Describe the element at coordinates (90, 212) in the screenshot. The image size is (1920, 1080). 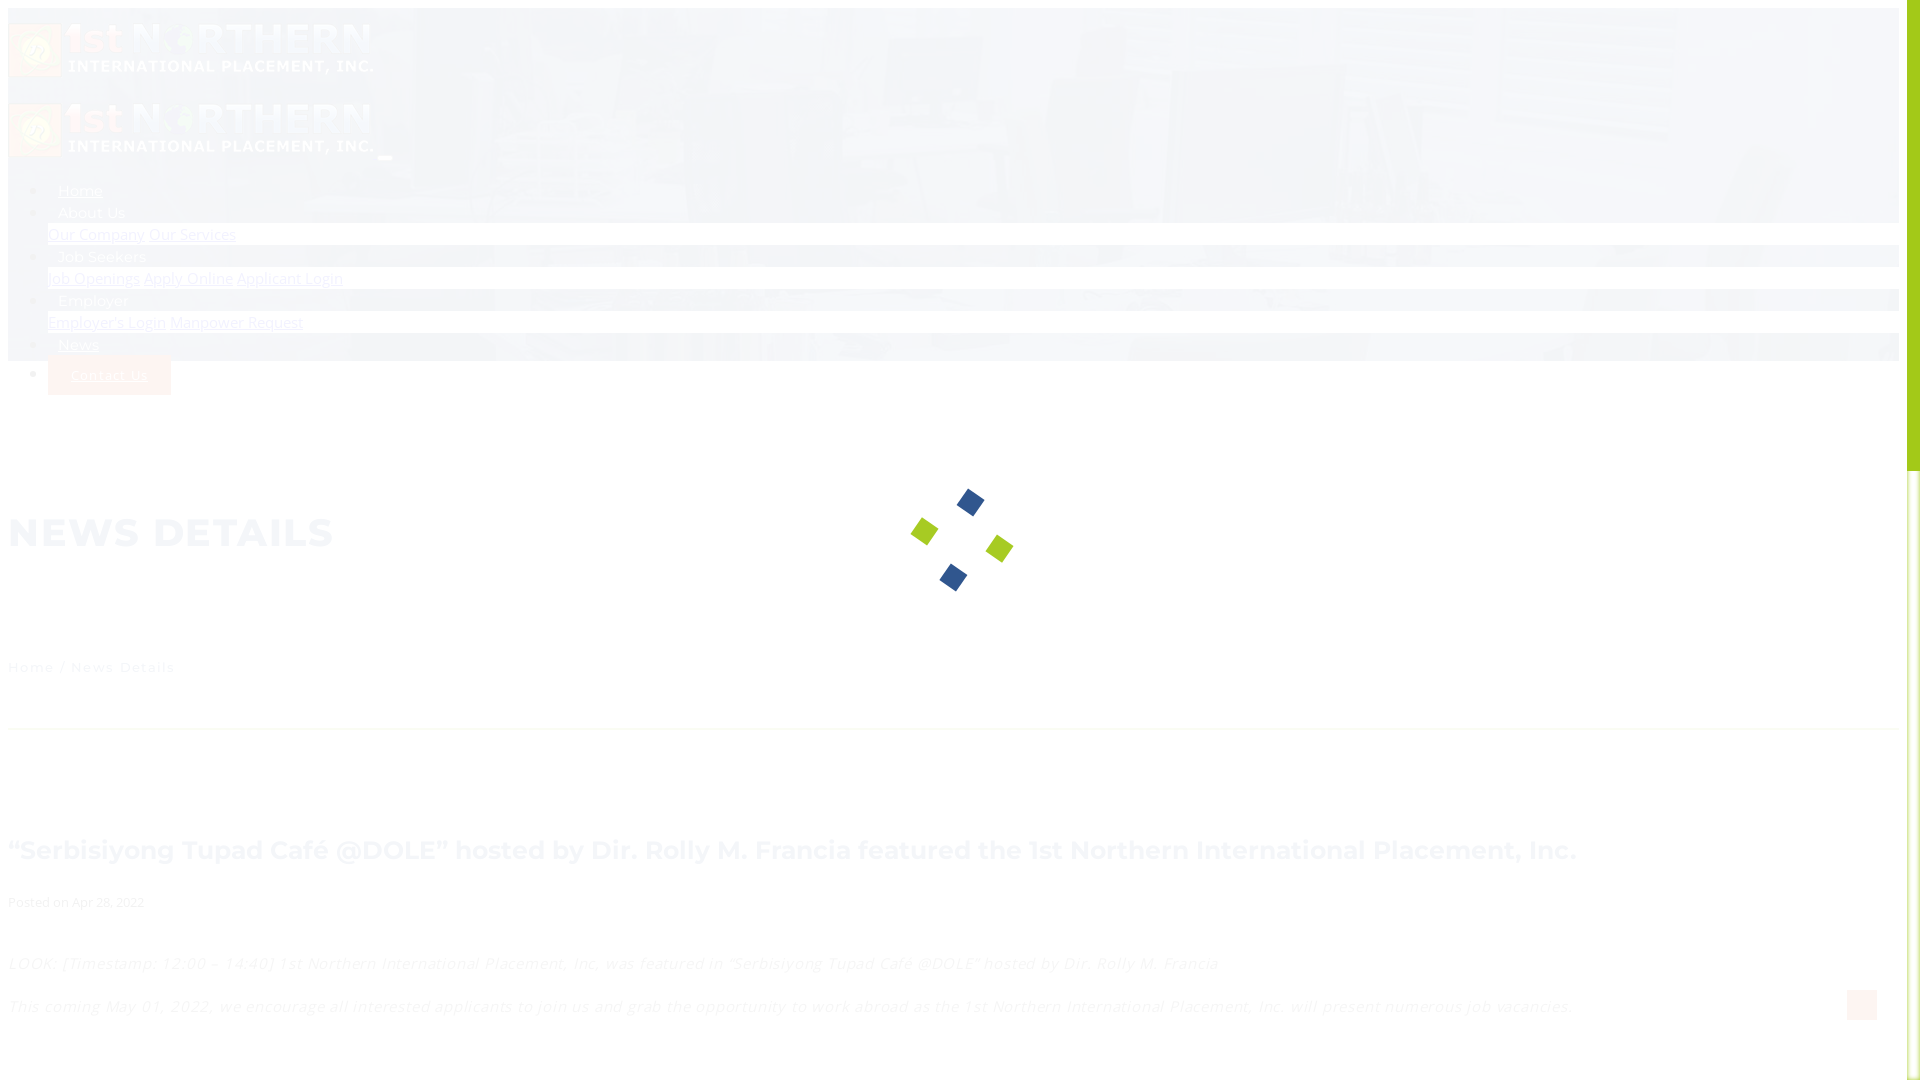
I see `'About Us'` at that location.